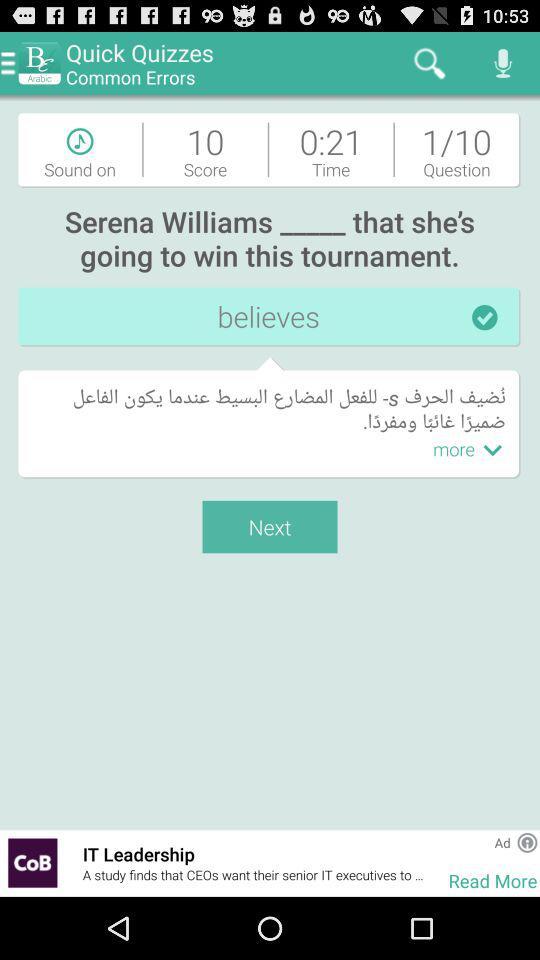  What do you see at coordinates (527, 841) in the screenshot?
I see `advertisement` at bounding box center [527, 841].